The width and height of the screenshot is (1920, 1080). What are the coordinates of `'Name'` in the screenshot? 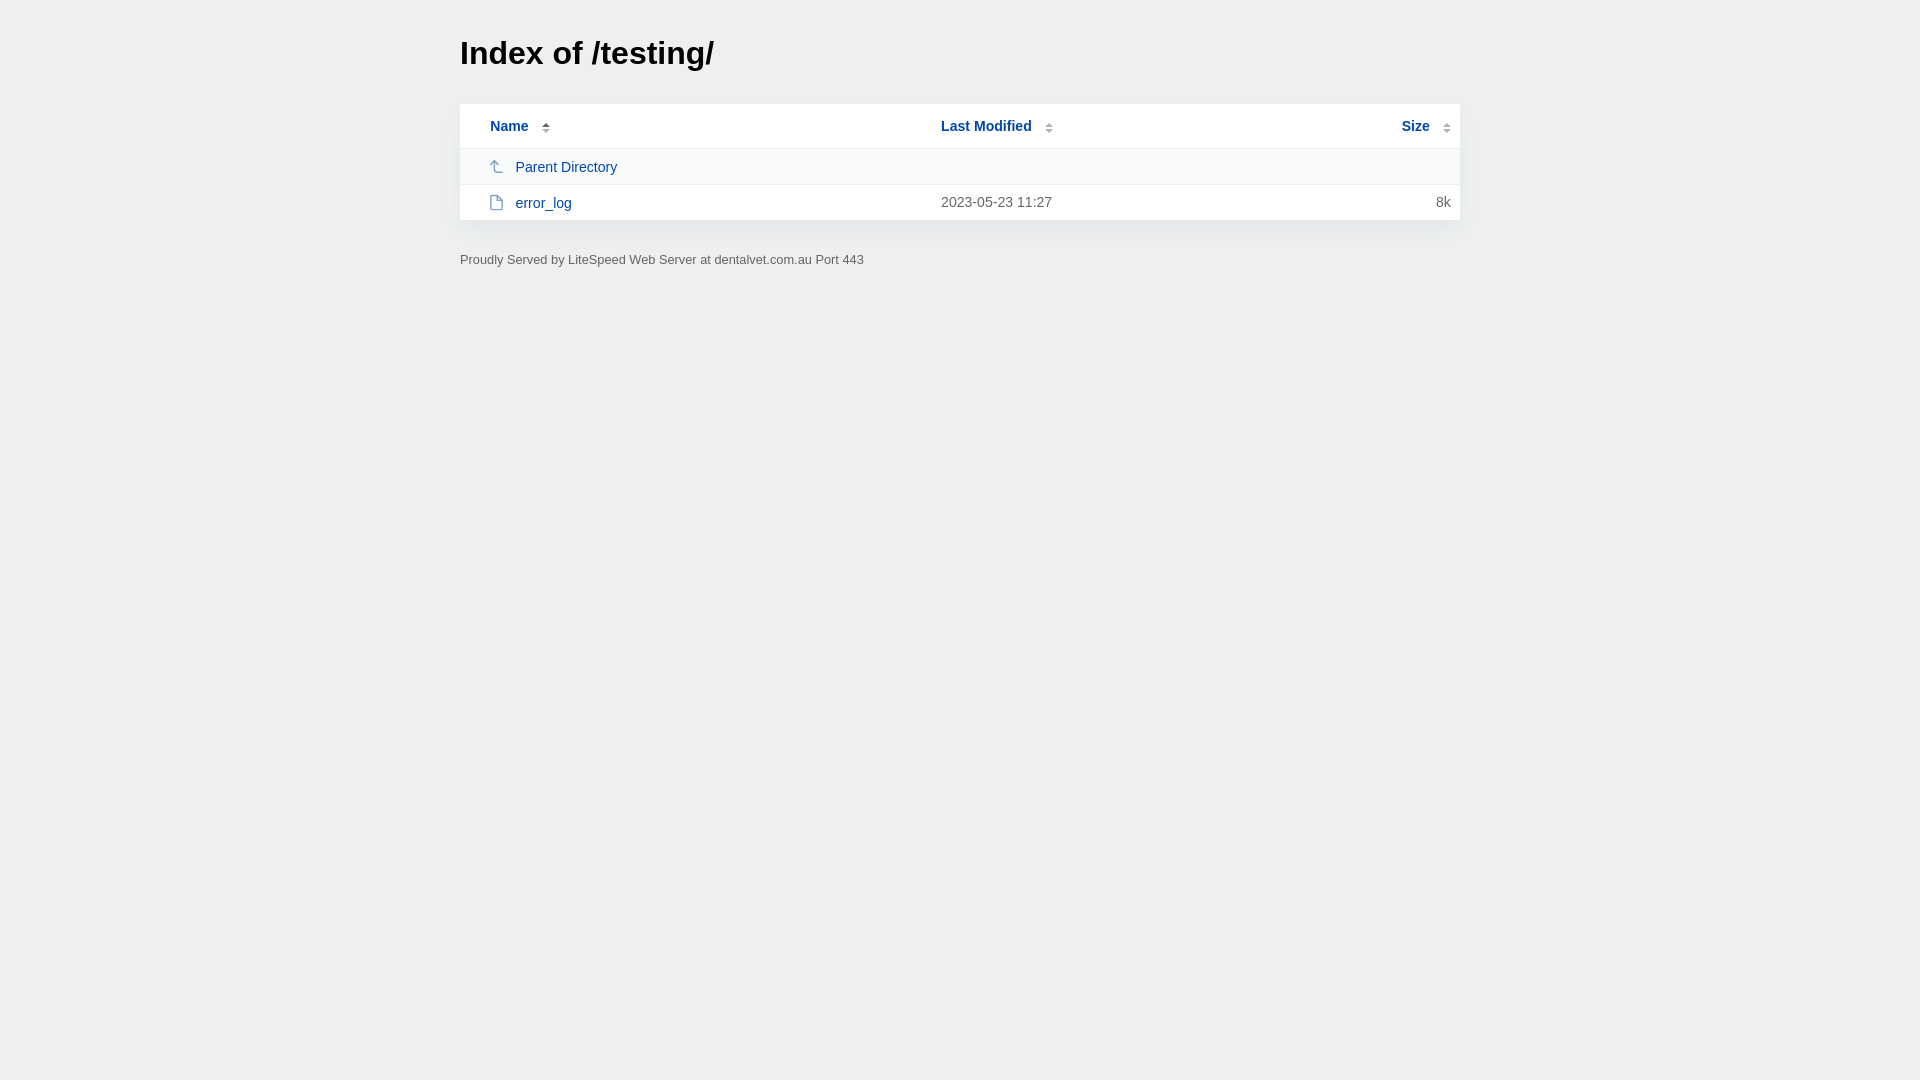 It's located at (508, 126).